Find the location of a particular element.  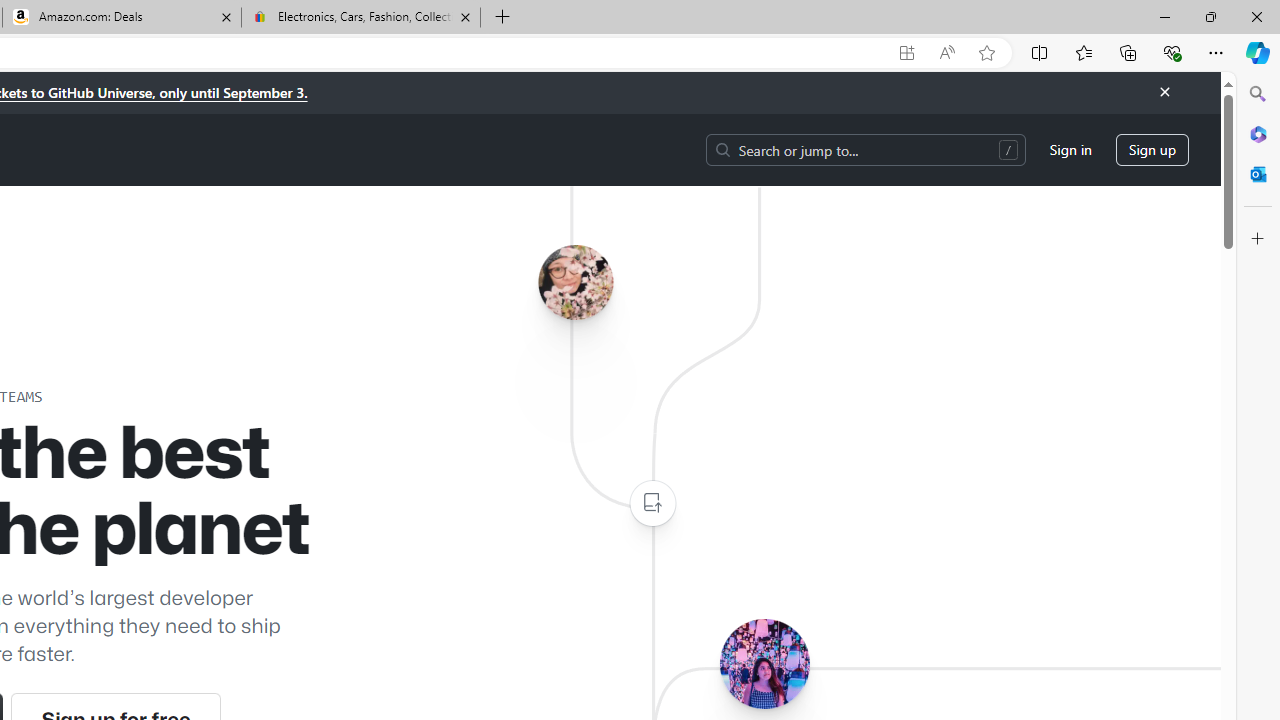

'App available. Install GitHub' is located at coordinates (905, 52).